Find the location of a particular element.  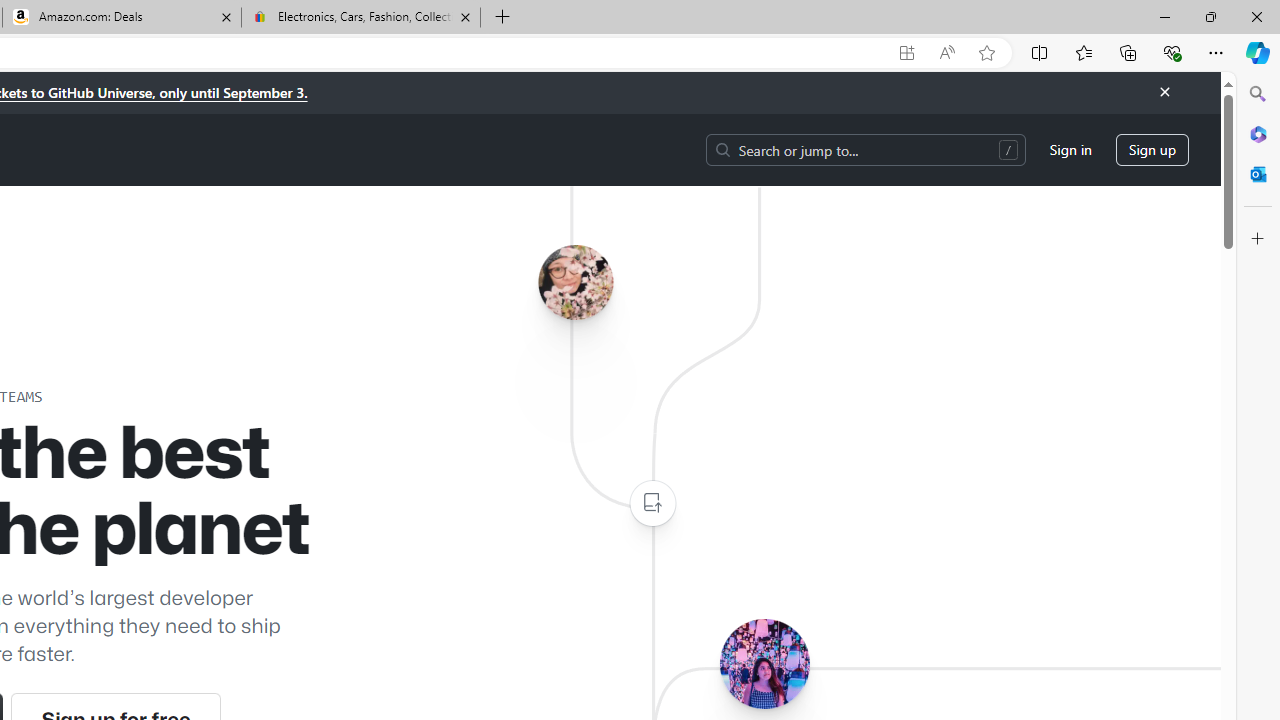

'App available. Install GitHub' is located at coordinates (905, 52).